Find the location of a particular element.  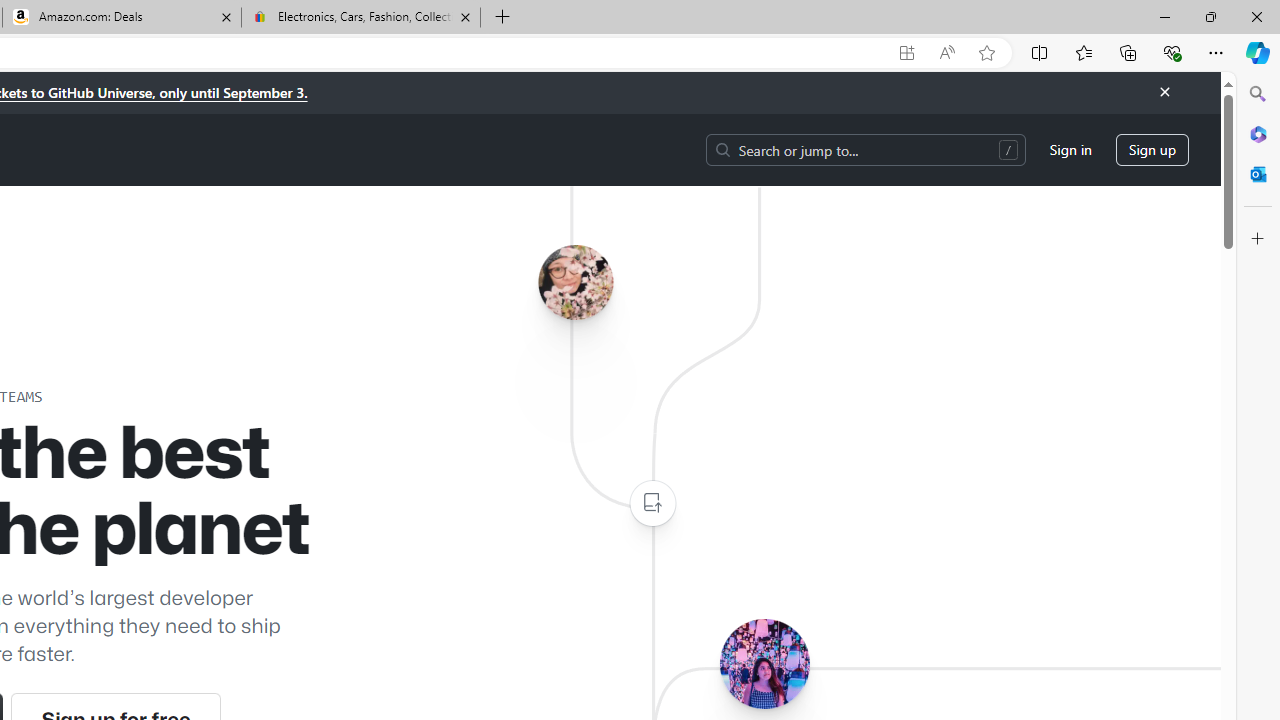

'App available. Install GitHub' is located at coordinates (905, 52).